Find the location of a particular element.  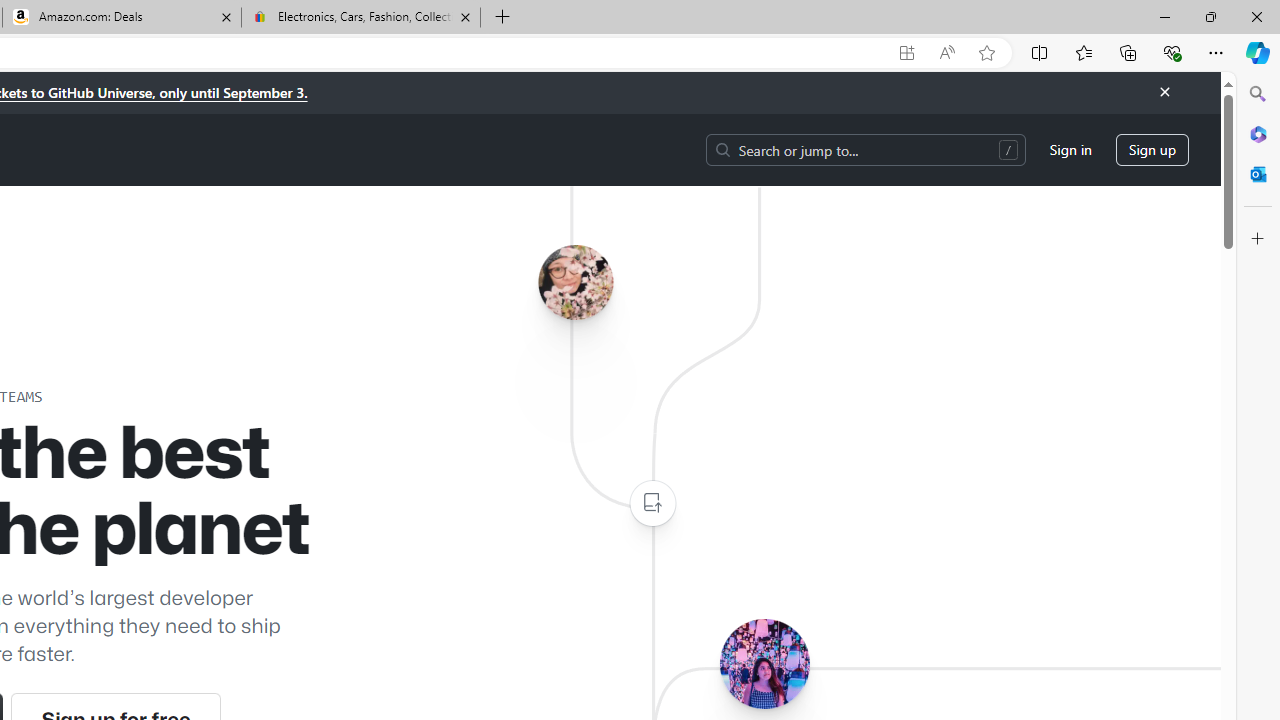

'App available. Install GitHub' is located at coordinates (905, 52).